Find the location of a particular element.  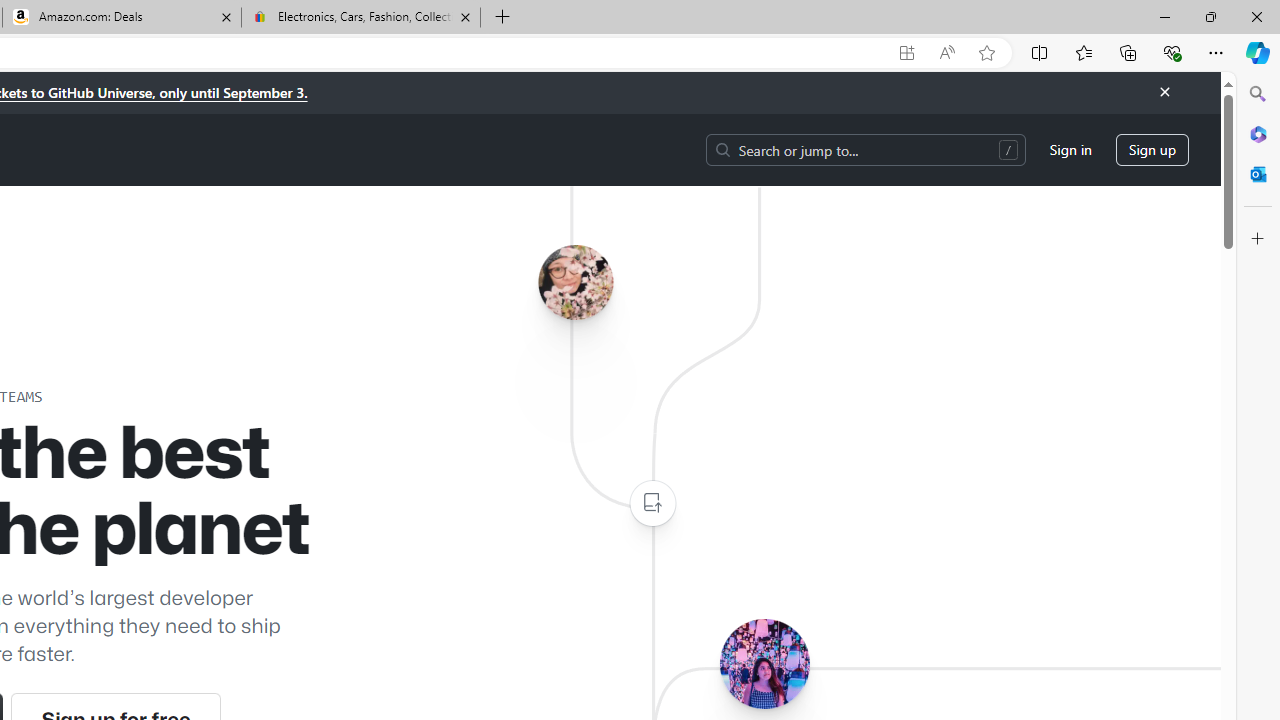

'App available. Install GitHub' is located at coordinates (905, 52).